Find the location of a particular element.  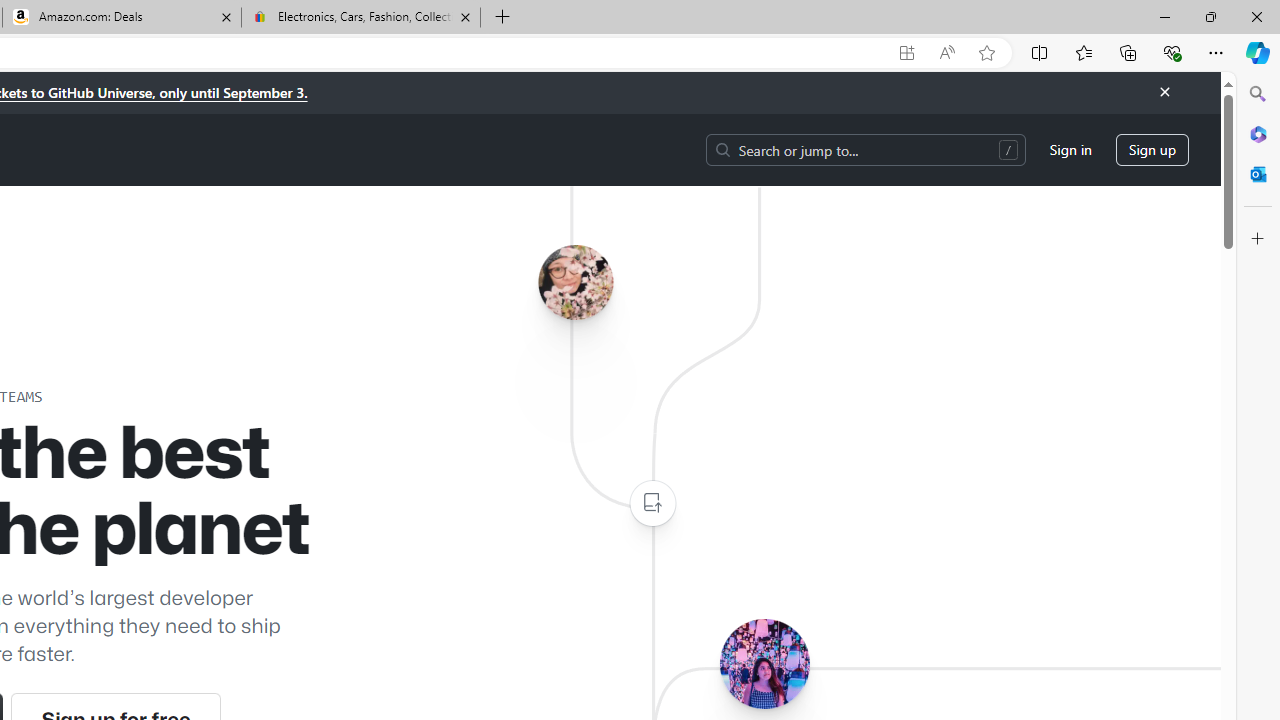

'App available. Install GitHub' is located at coordinates (905, 52).